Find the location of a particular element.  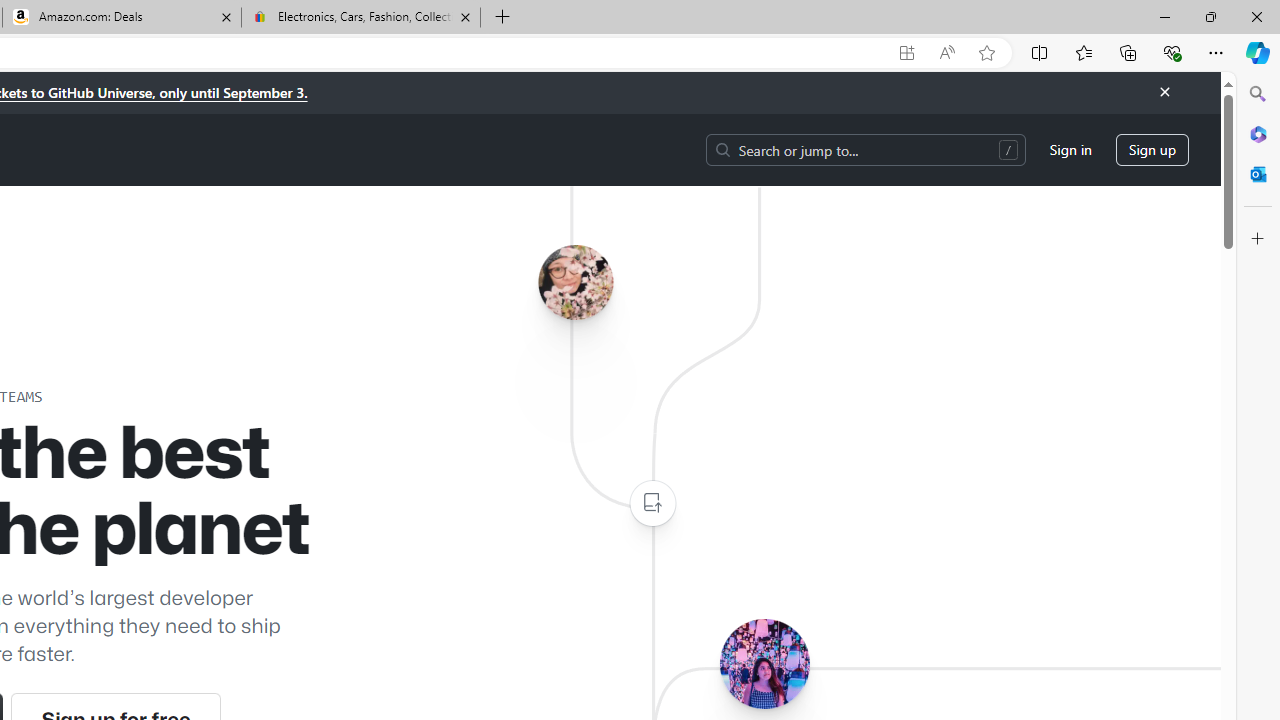

'App available. Install GitHub' is located at coordinates (905, 52).